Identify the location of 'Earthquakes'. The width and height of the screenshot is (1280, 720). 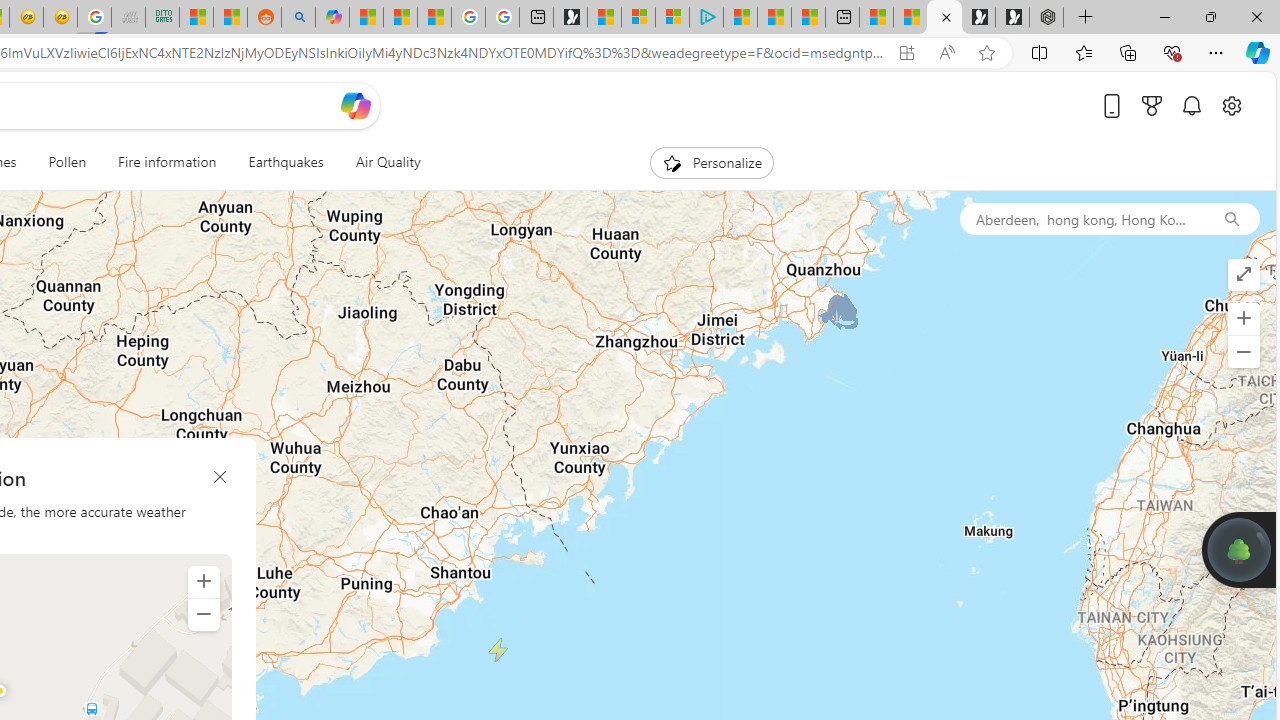
(285, 162).